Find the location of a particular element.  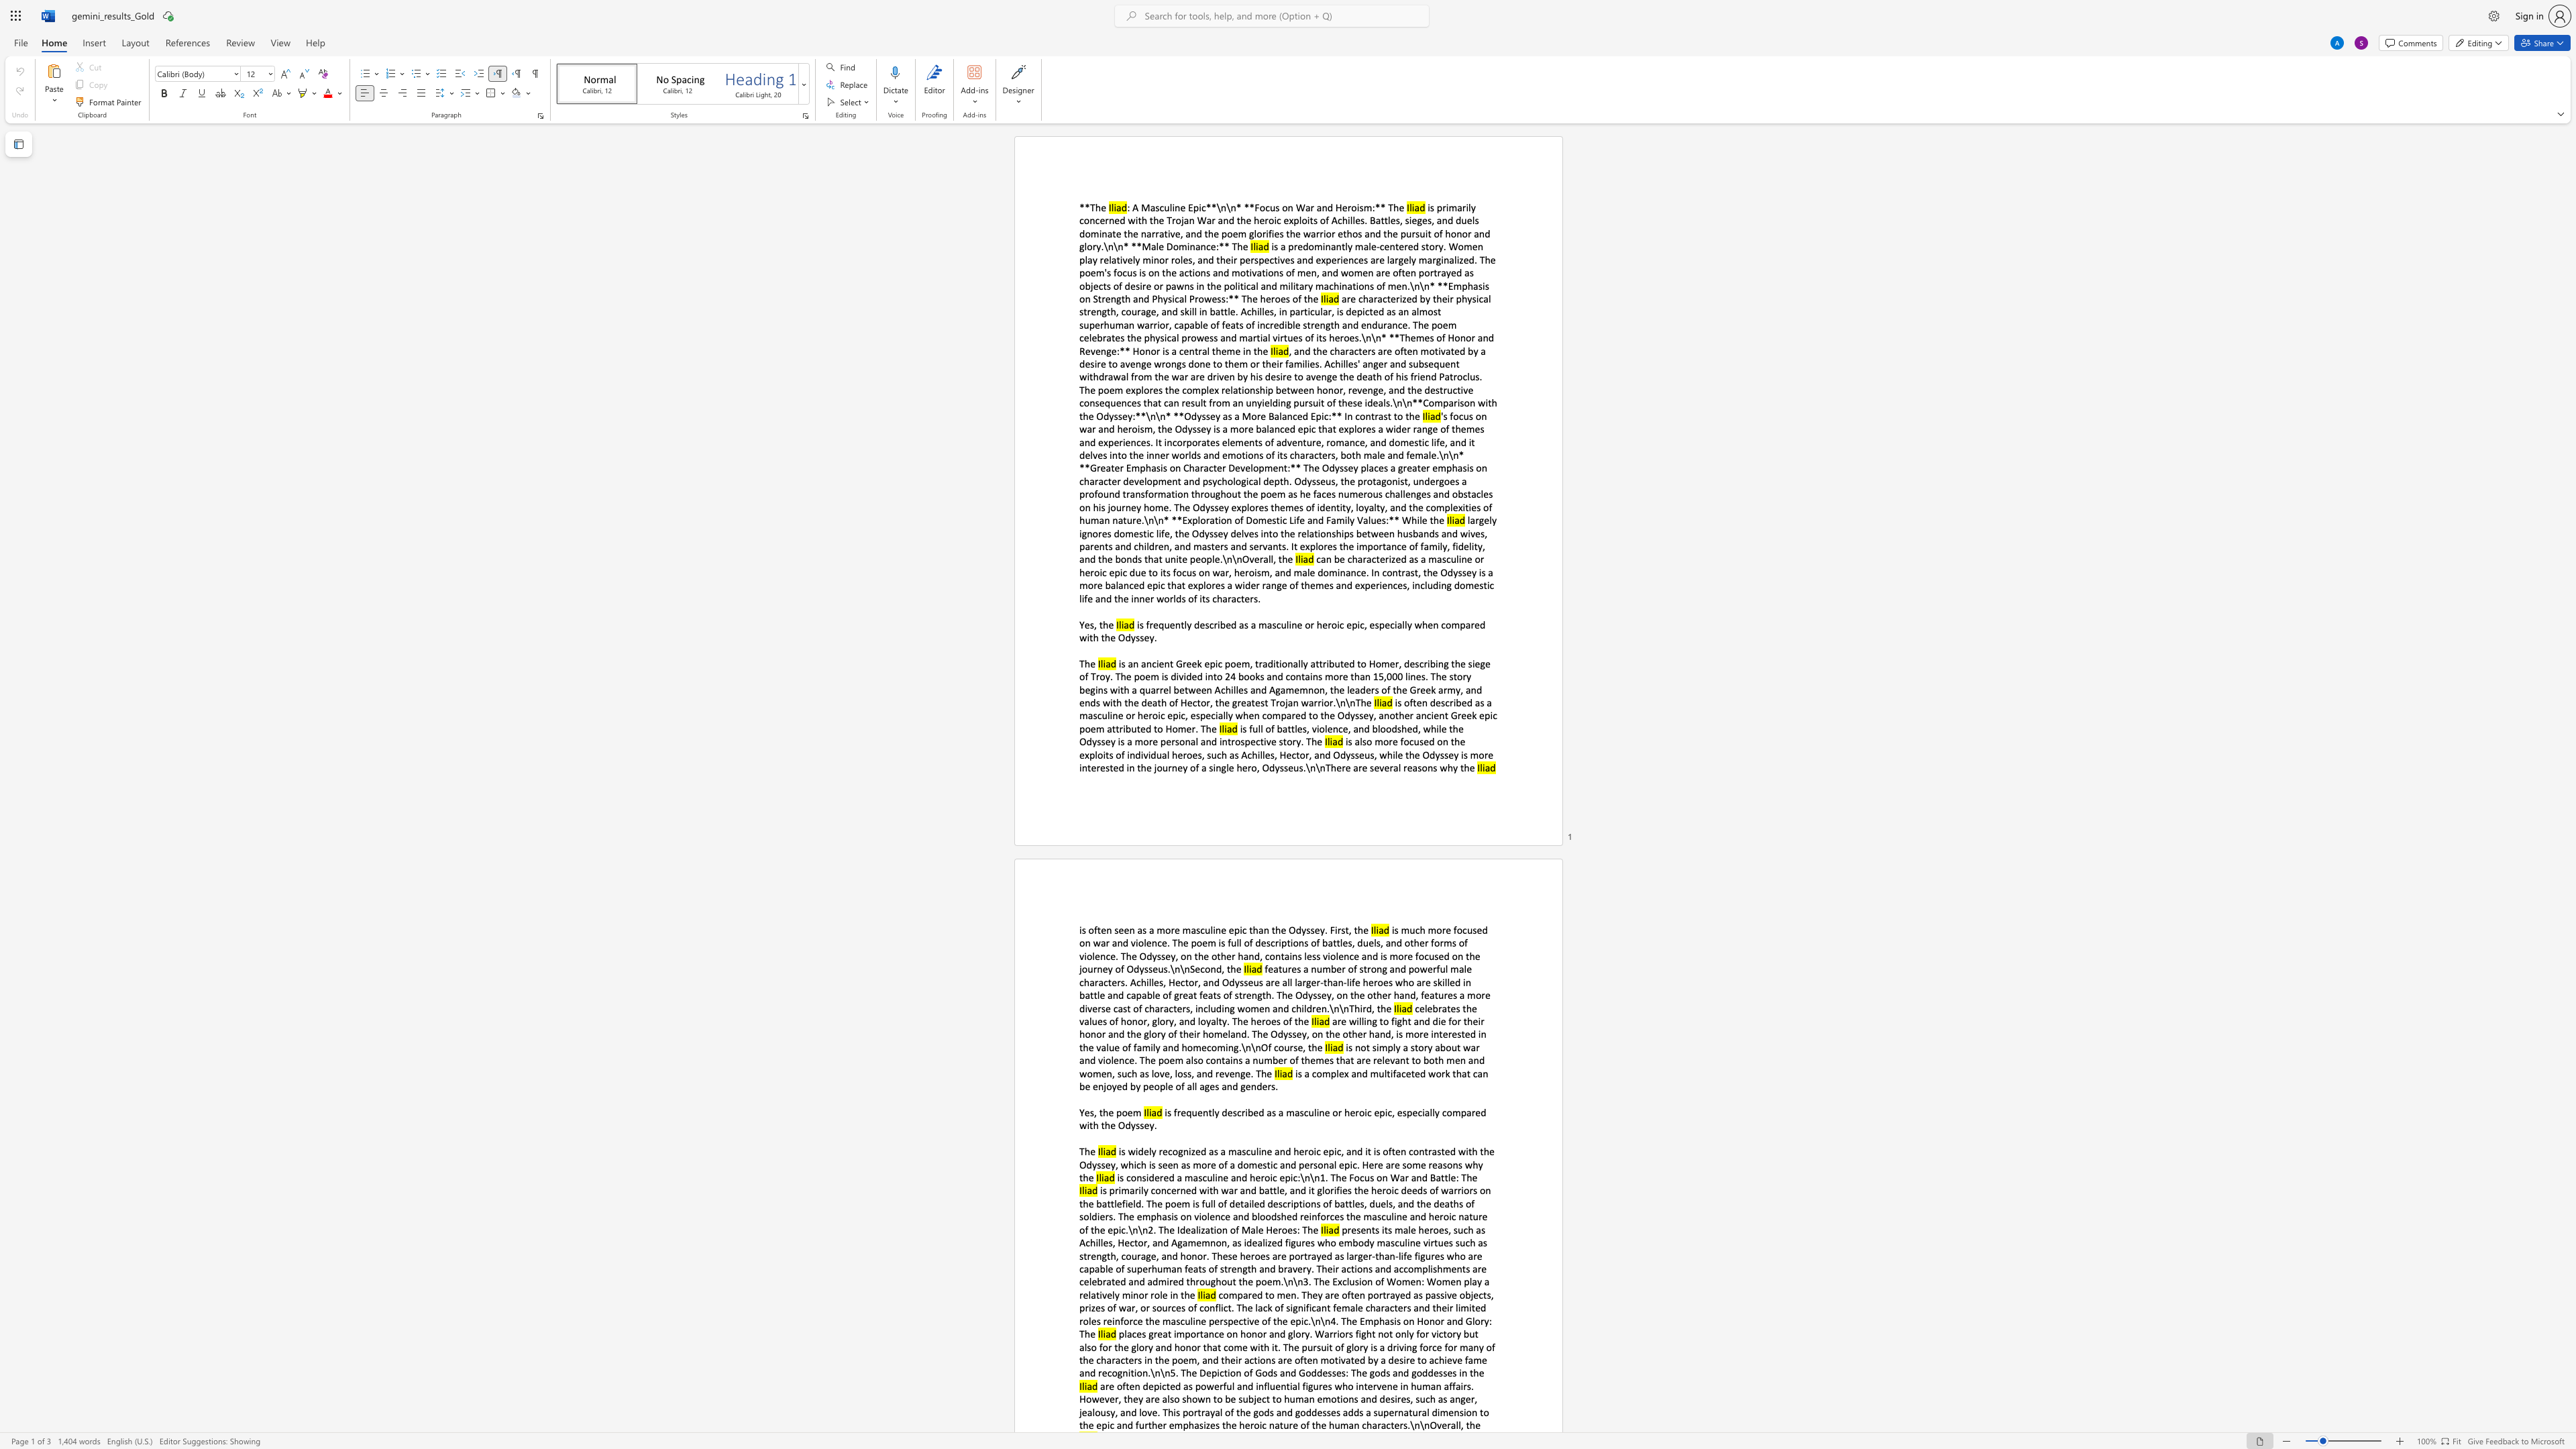

the subset text "us on war and heroism, the Odyssey is a more balanced epic that explores a wider range of themes and experiences. It incorporates elements of adventure, romance" within the text "'s focus on war and heroism, the Odyssey is a more balanced epic that explores a wider range of themes and experiences. It incorporates elements of adventure, romance, and domestic life, and it delves into the inner worlds and emotions of its characters, both male and female.\n\n* **Greater Emphasis on Character Development:** The Odyssey places a greater emphasis on character development and psychological depth. Odysseus, the protagonist, undergoes a profound transformation throughout the poem as he faces numerous challenges and obstacles on his journey home. The Odyssey explores themes of identity, loyalty, and the complexities of human nature.\n\n* **Exploration of Domestic Life and Family Values:** While the" is located at coordinates (1462, 415).